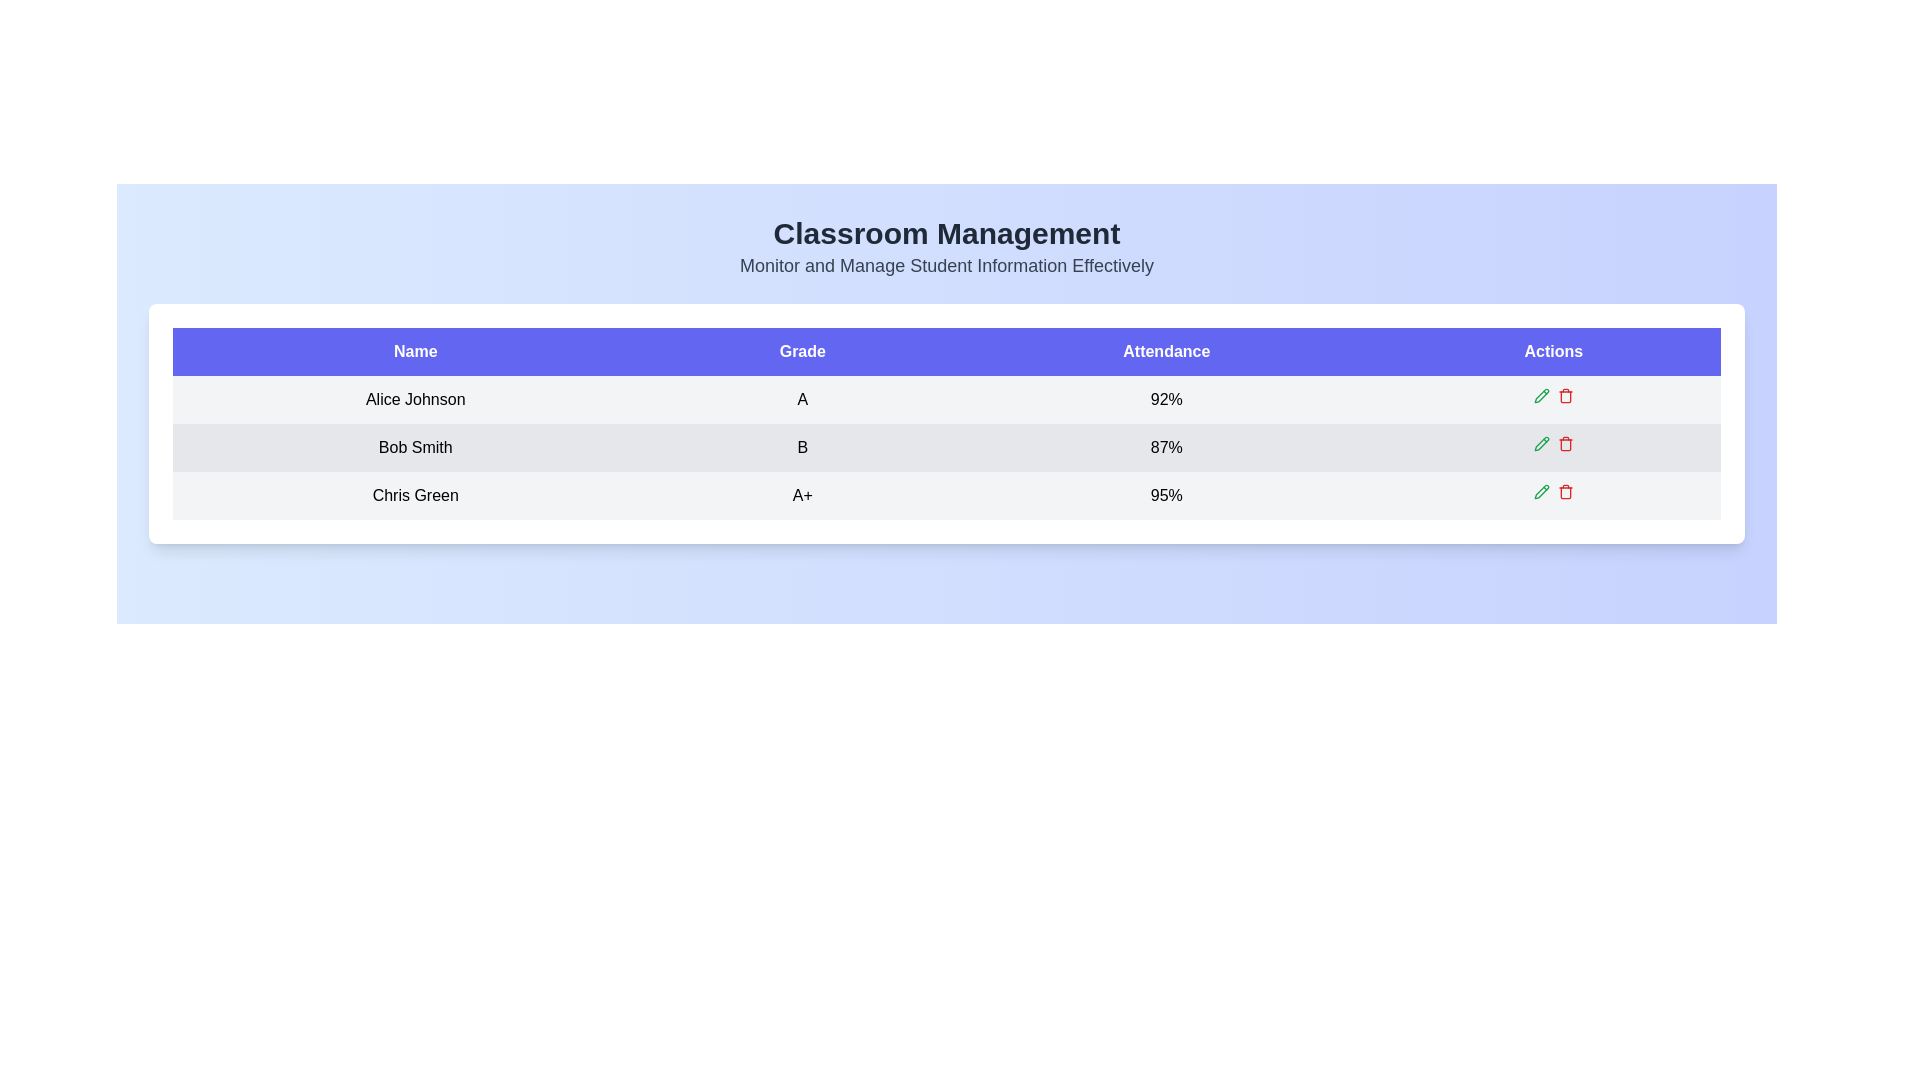 The height and width of the screenshot is (1080, 1920). Describe the element at coordinates (1564, 444) in the screenshot. I see `the Delete icon located in the last cell of the second row in the Actions column of the table` at that location.